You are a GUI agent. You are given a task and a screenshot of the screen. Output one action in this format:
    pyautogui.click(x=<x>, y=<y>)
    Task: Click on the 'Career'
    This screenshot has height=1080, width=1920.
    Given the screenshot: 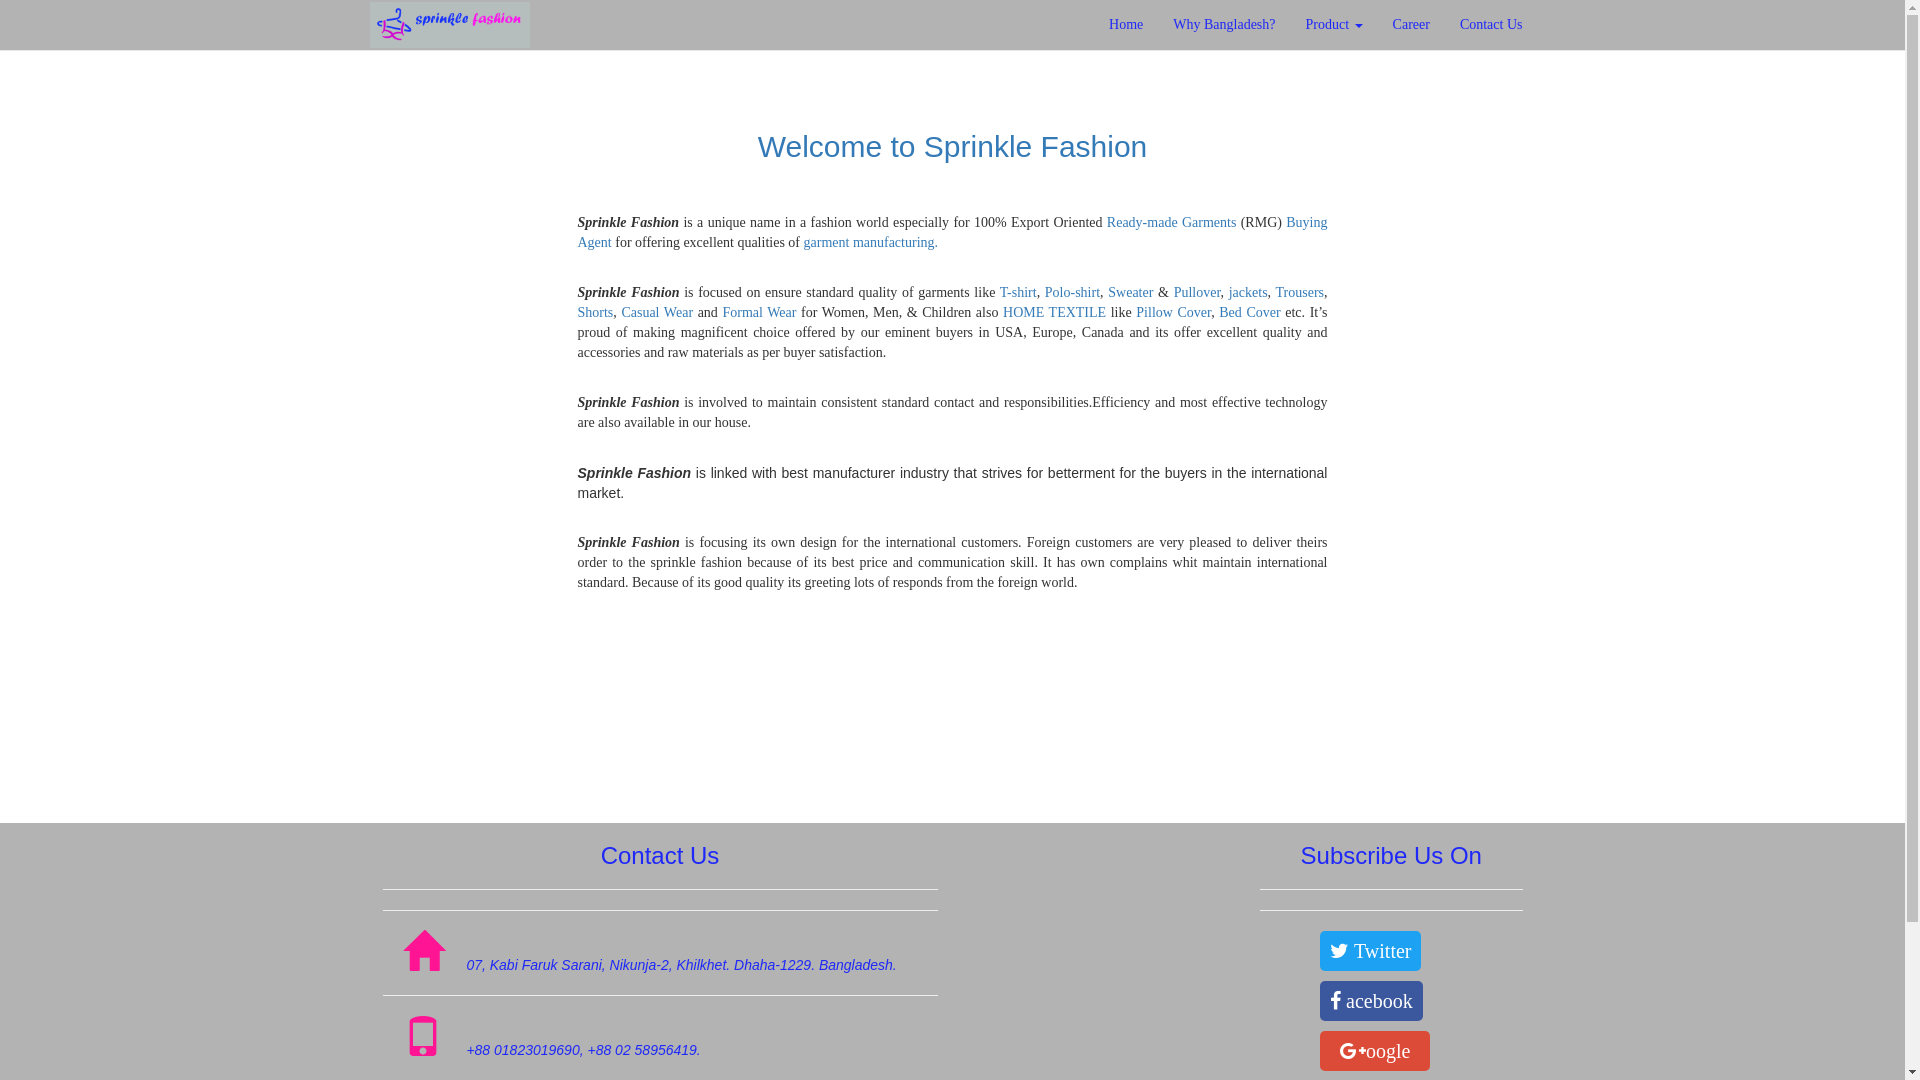 What is the action you would take?
    pyautogui.click(x=1376, y=24)
    